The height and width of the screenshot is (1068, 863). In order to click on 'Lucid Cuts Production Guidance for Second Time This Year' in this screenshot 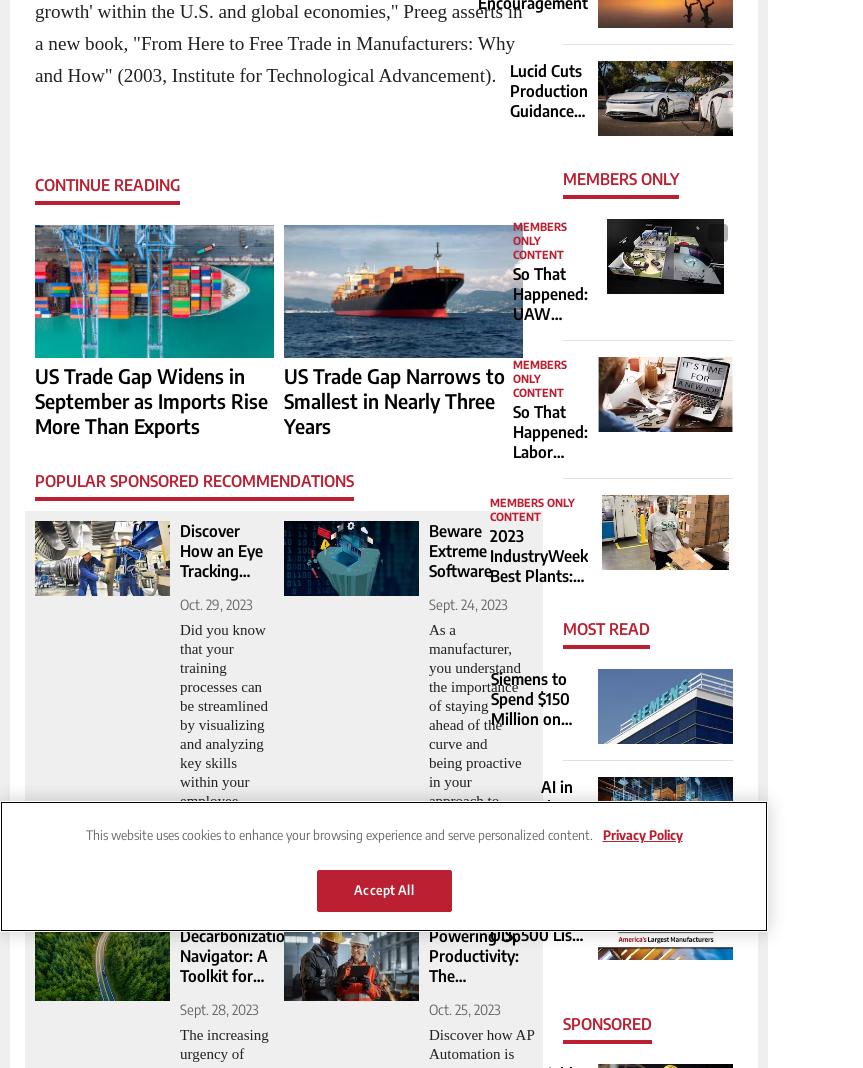, I will do `click(549, 120)`.